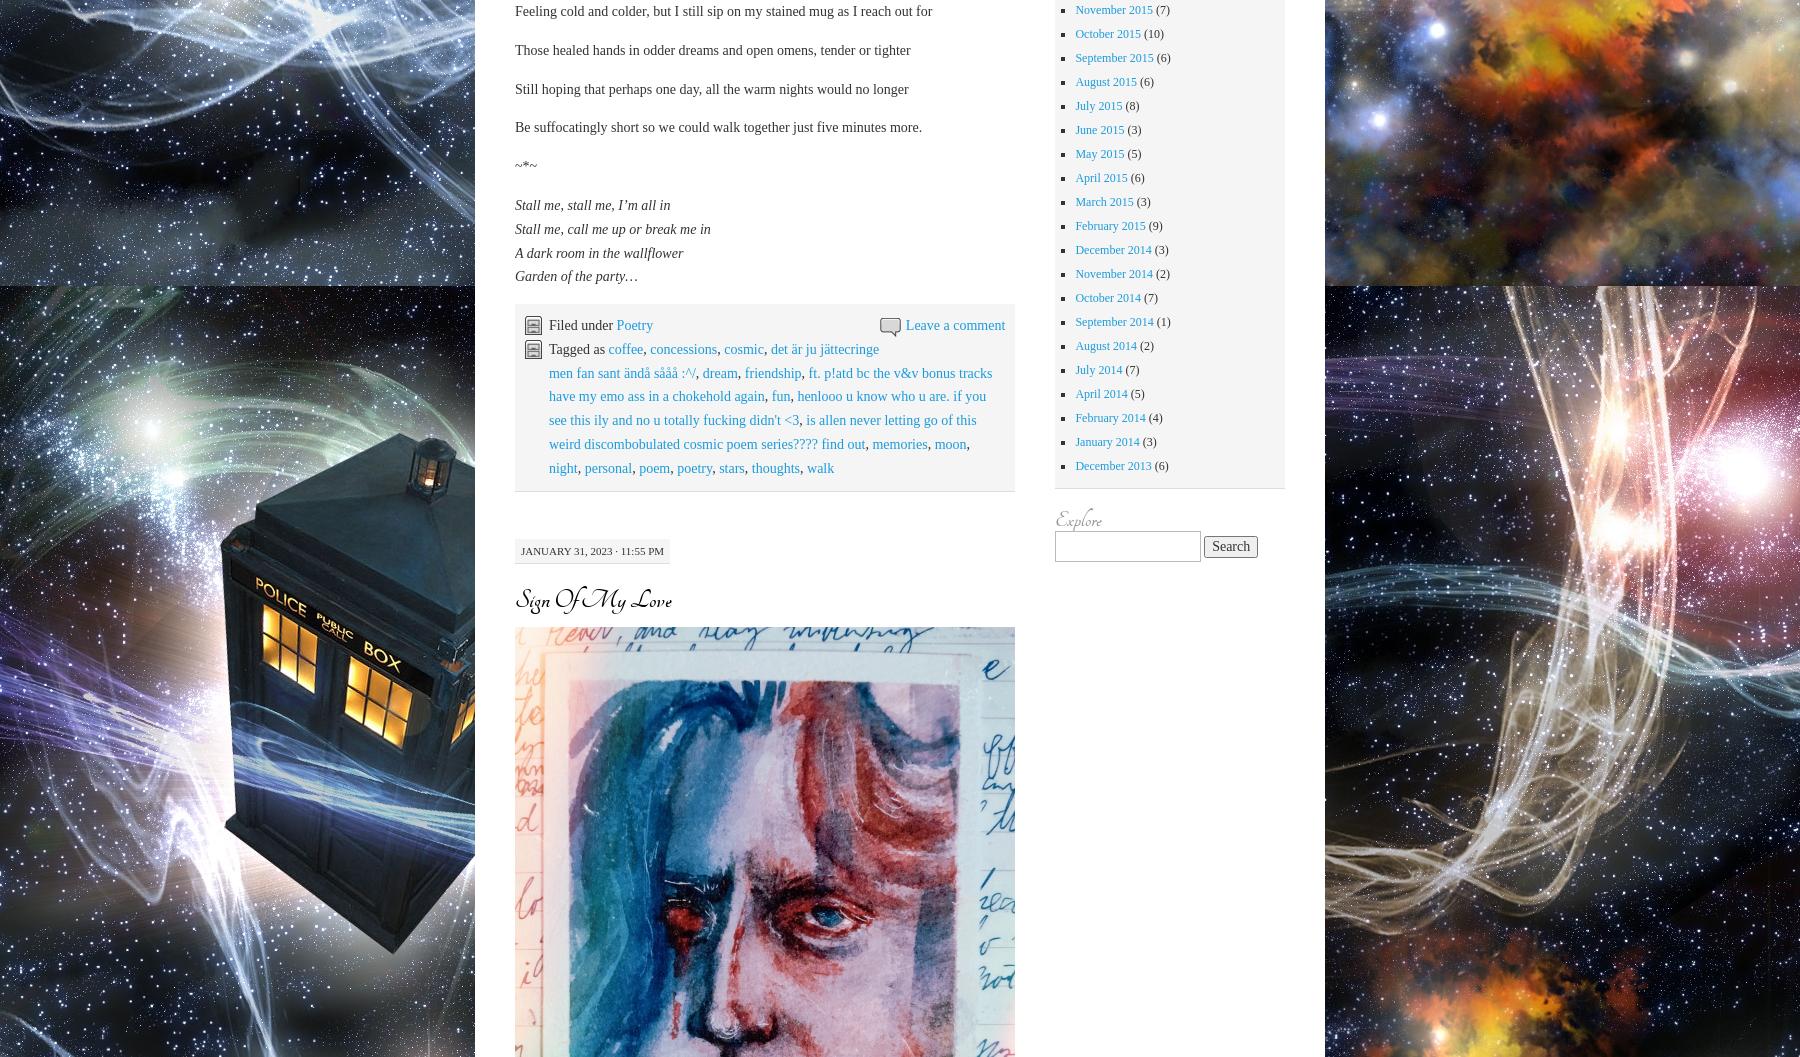  Describe the element at coordinates (1108, 34) in the screenshot. I see `'October 2015'` at that location.